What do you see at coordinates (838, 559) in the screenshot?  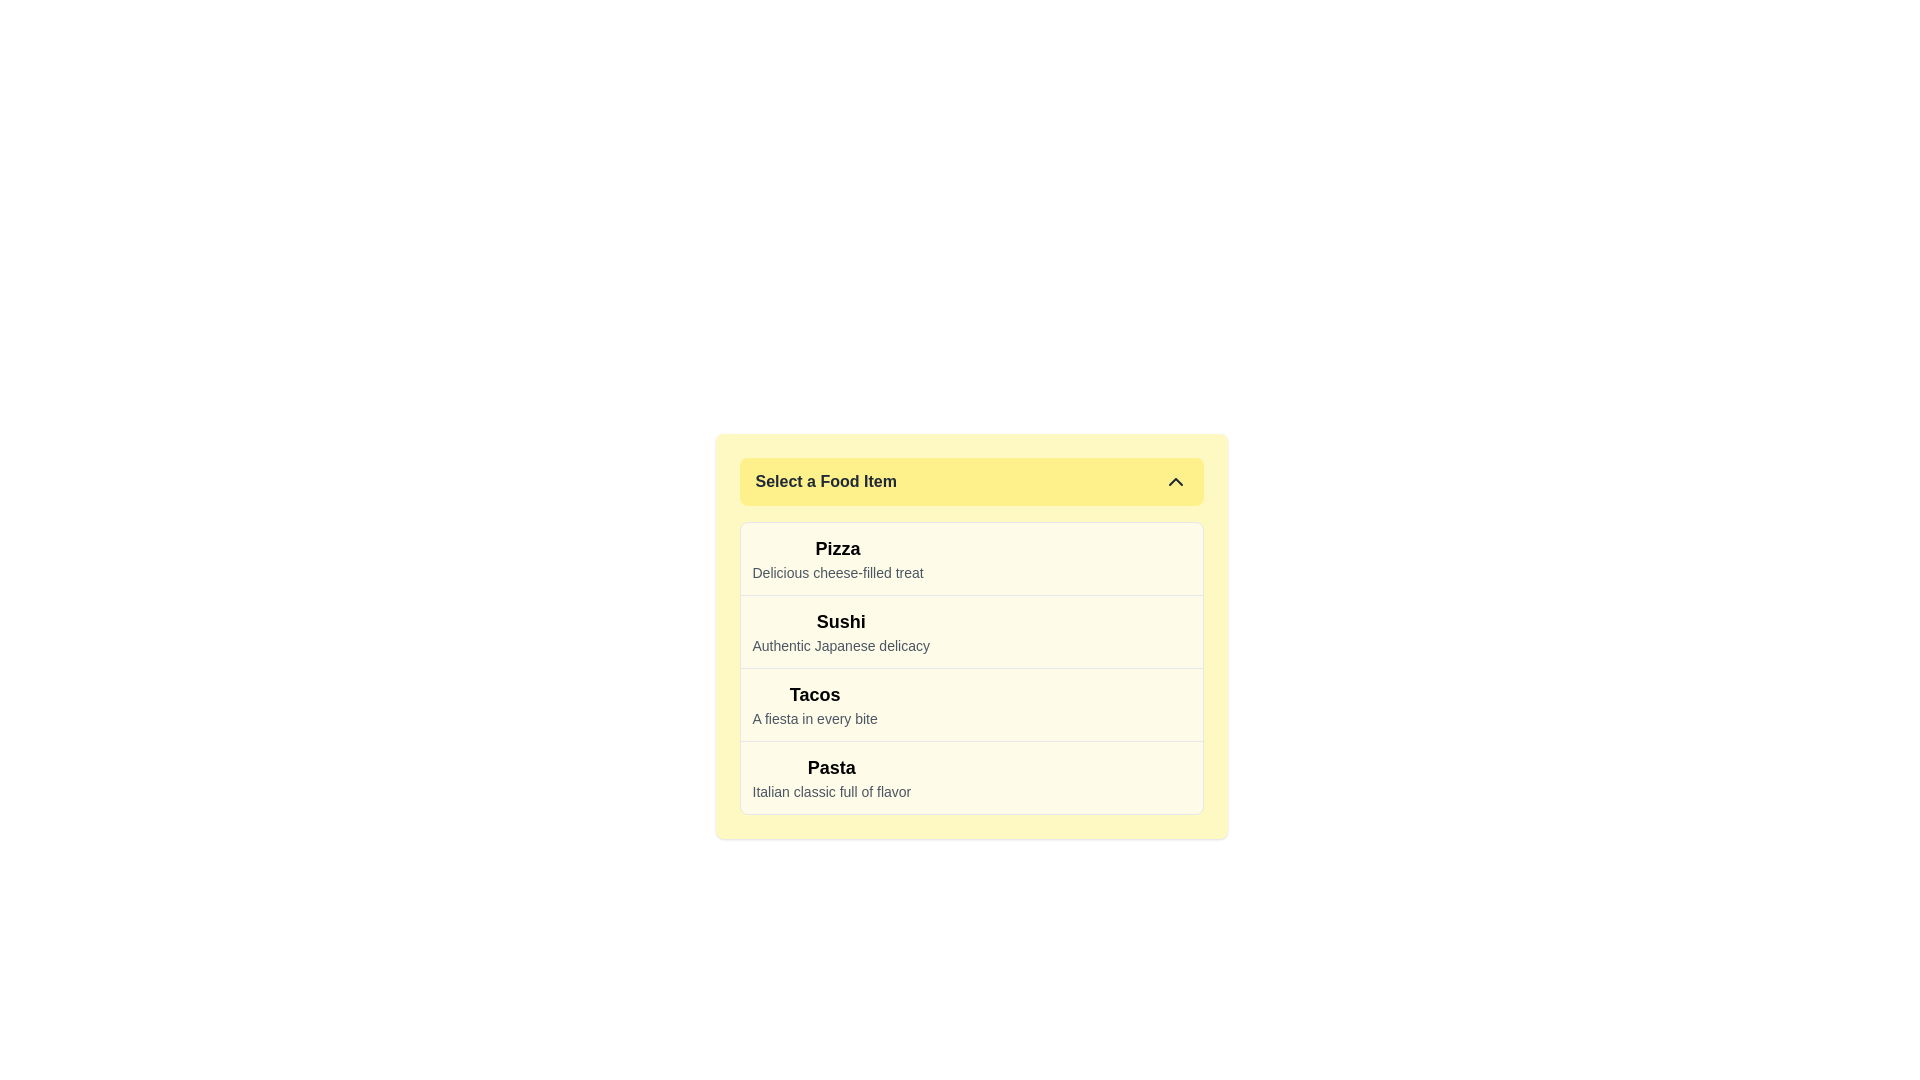 I see `to select the food item 'Pizza' from the topmost position in the menu list displayed on a yellow card interface` at bounding box center [838, 559].